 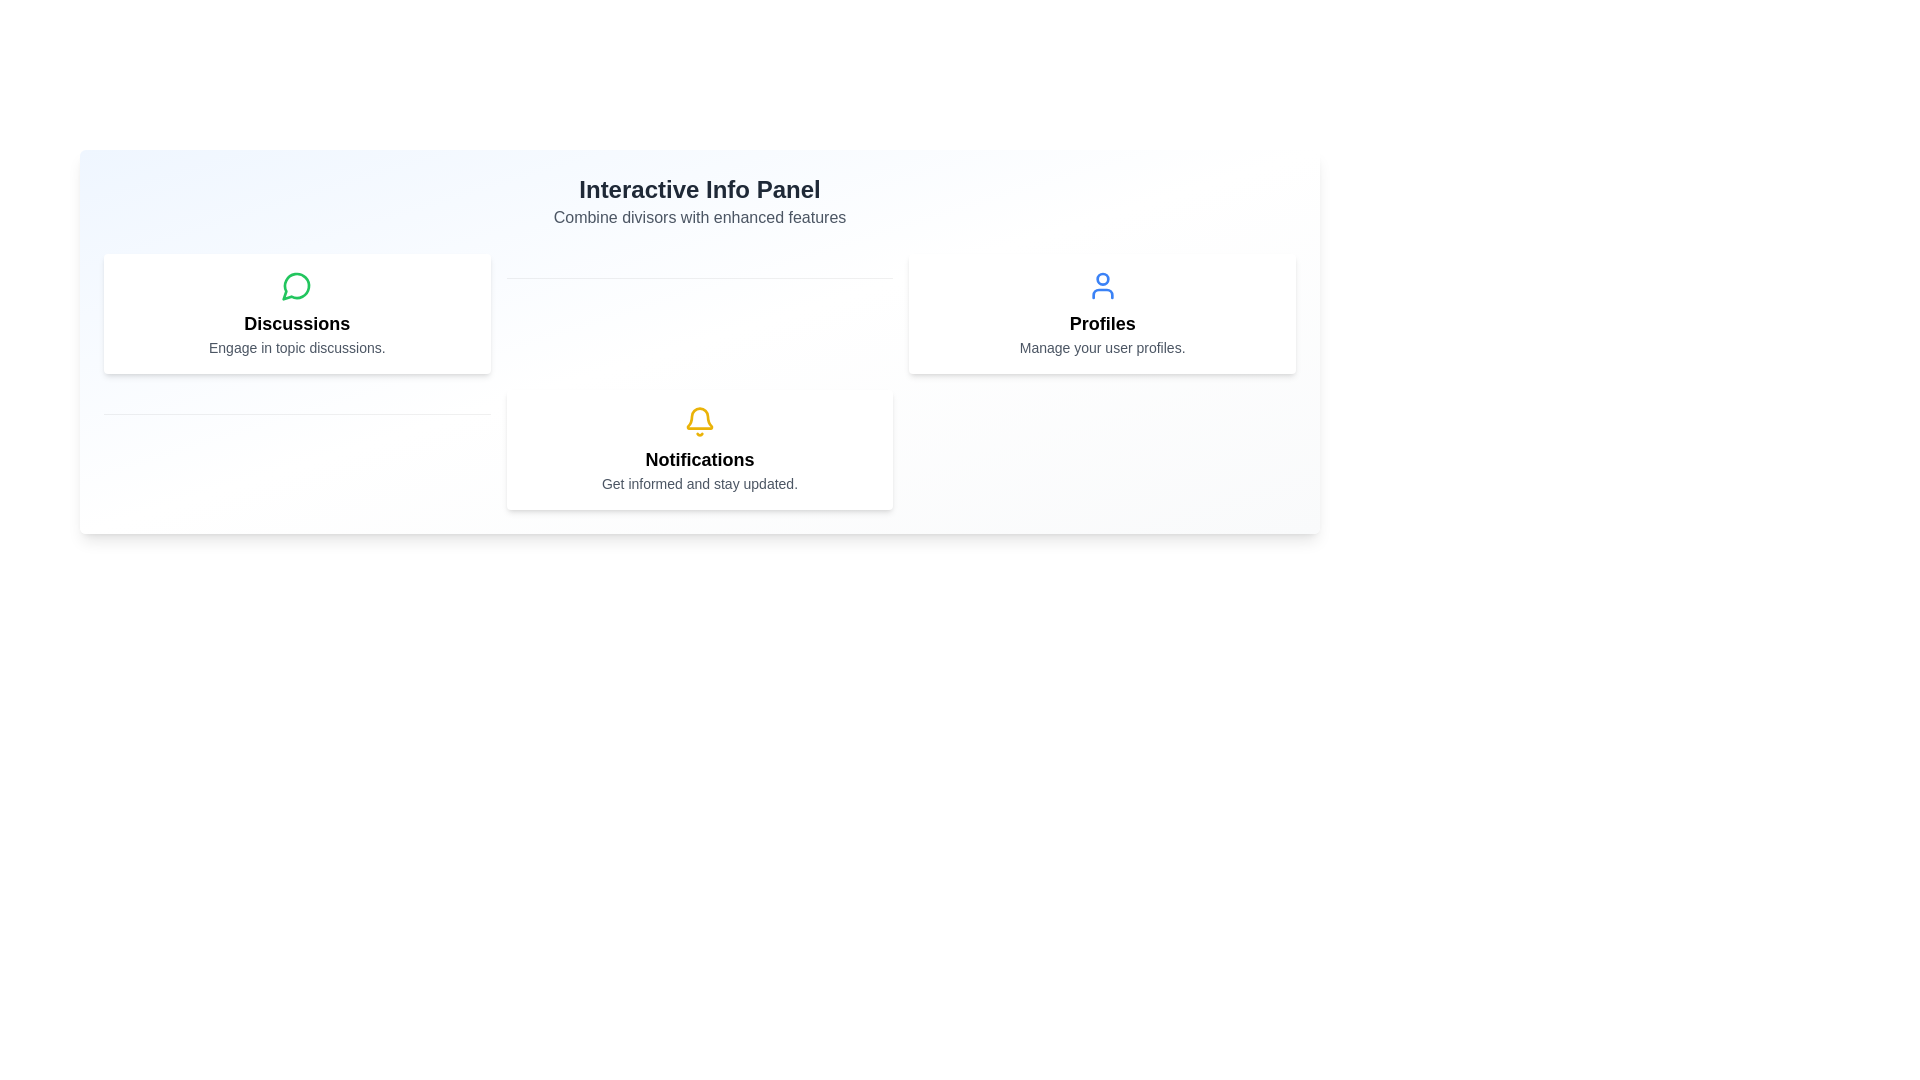 What do you see at coordinates (296, 450) in the screenshot?
I see `the Horizontal Divider that visually separates the 'Discussions' section from the 'Notifications' section, located directly below 'Discussions'` at bounding box center [296, 450].